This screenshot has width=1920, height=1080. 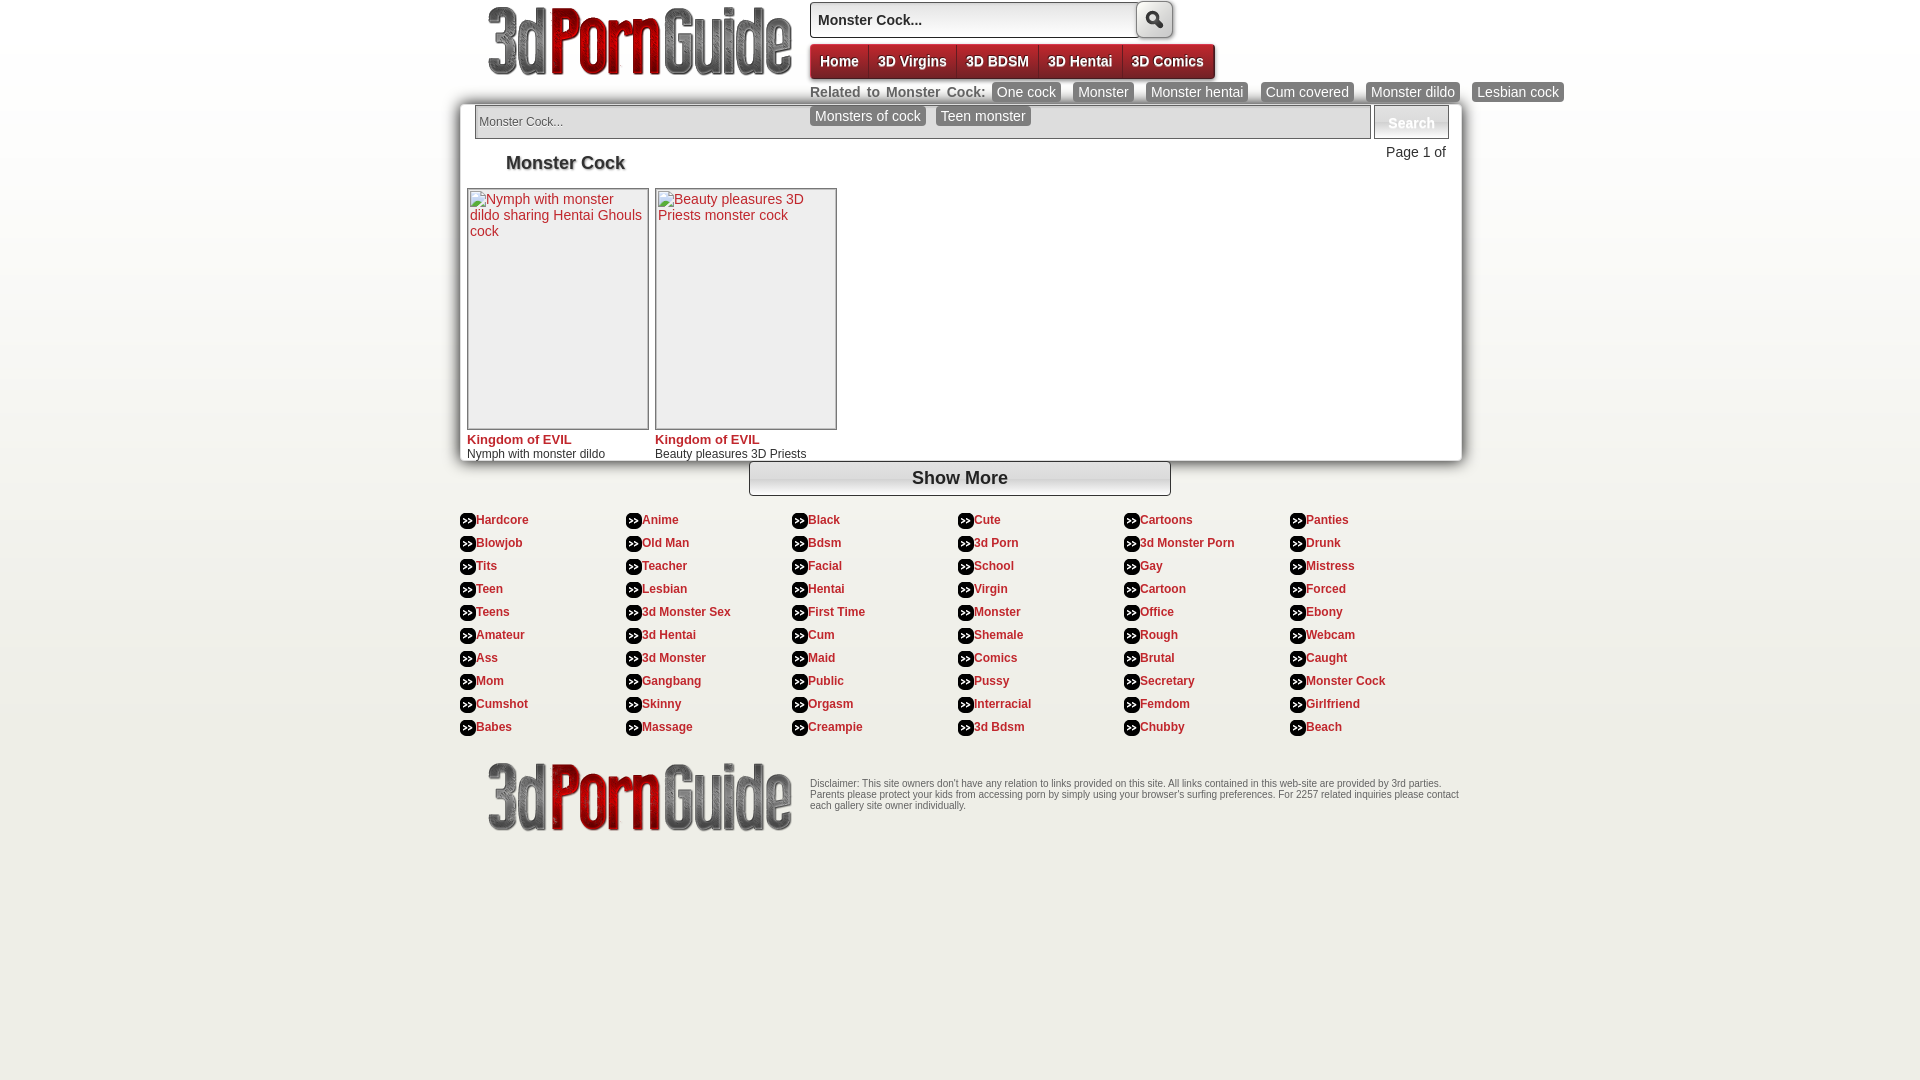 What do you see at coordinates (502, 703) in the screenshot?
I see `'Cumshot'` at bounding box center [502, 703].